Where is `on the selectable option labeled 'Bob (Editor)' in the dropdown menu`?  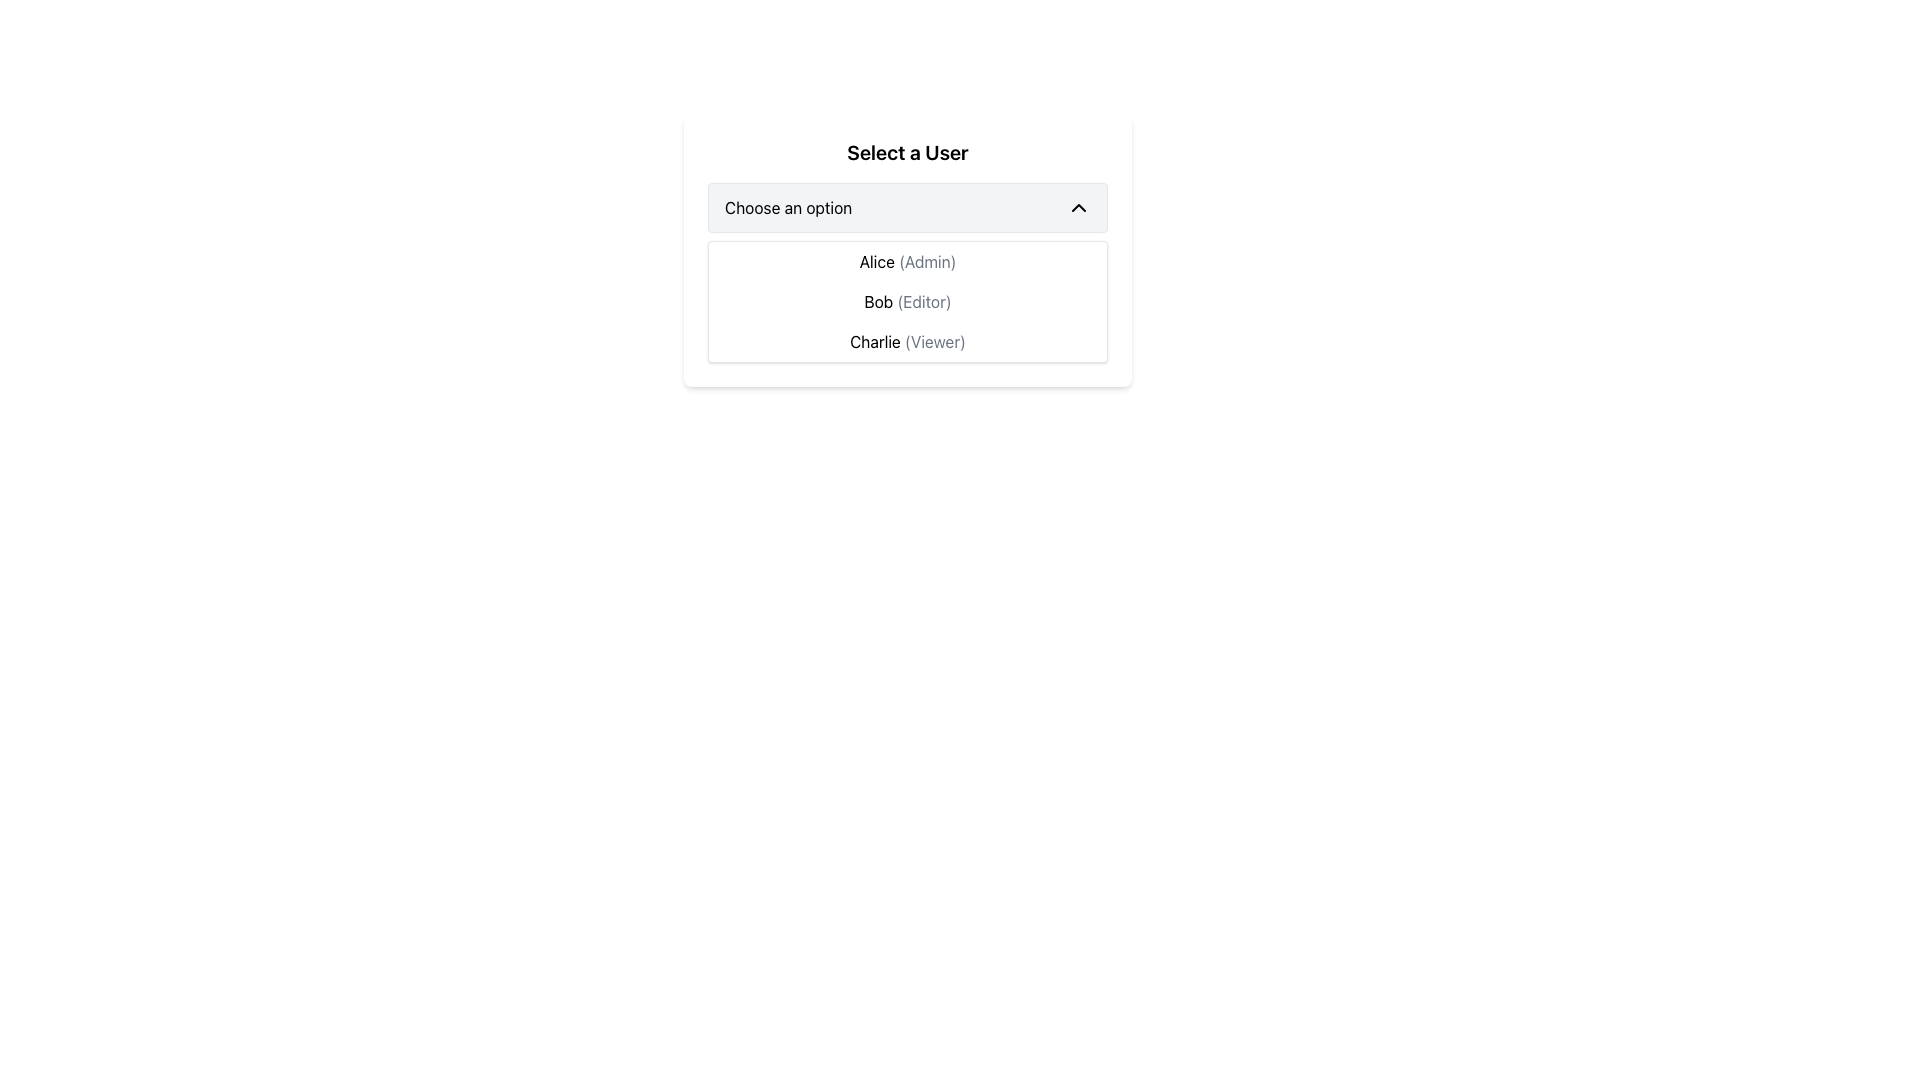
on the selectable option labeled 'Bob (Editor)' in the dropdown menu is located at coordinates (906, 301).